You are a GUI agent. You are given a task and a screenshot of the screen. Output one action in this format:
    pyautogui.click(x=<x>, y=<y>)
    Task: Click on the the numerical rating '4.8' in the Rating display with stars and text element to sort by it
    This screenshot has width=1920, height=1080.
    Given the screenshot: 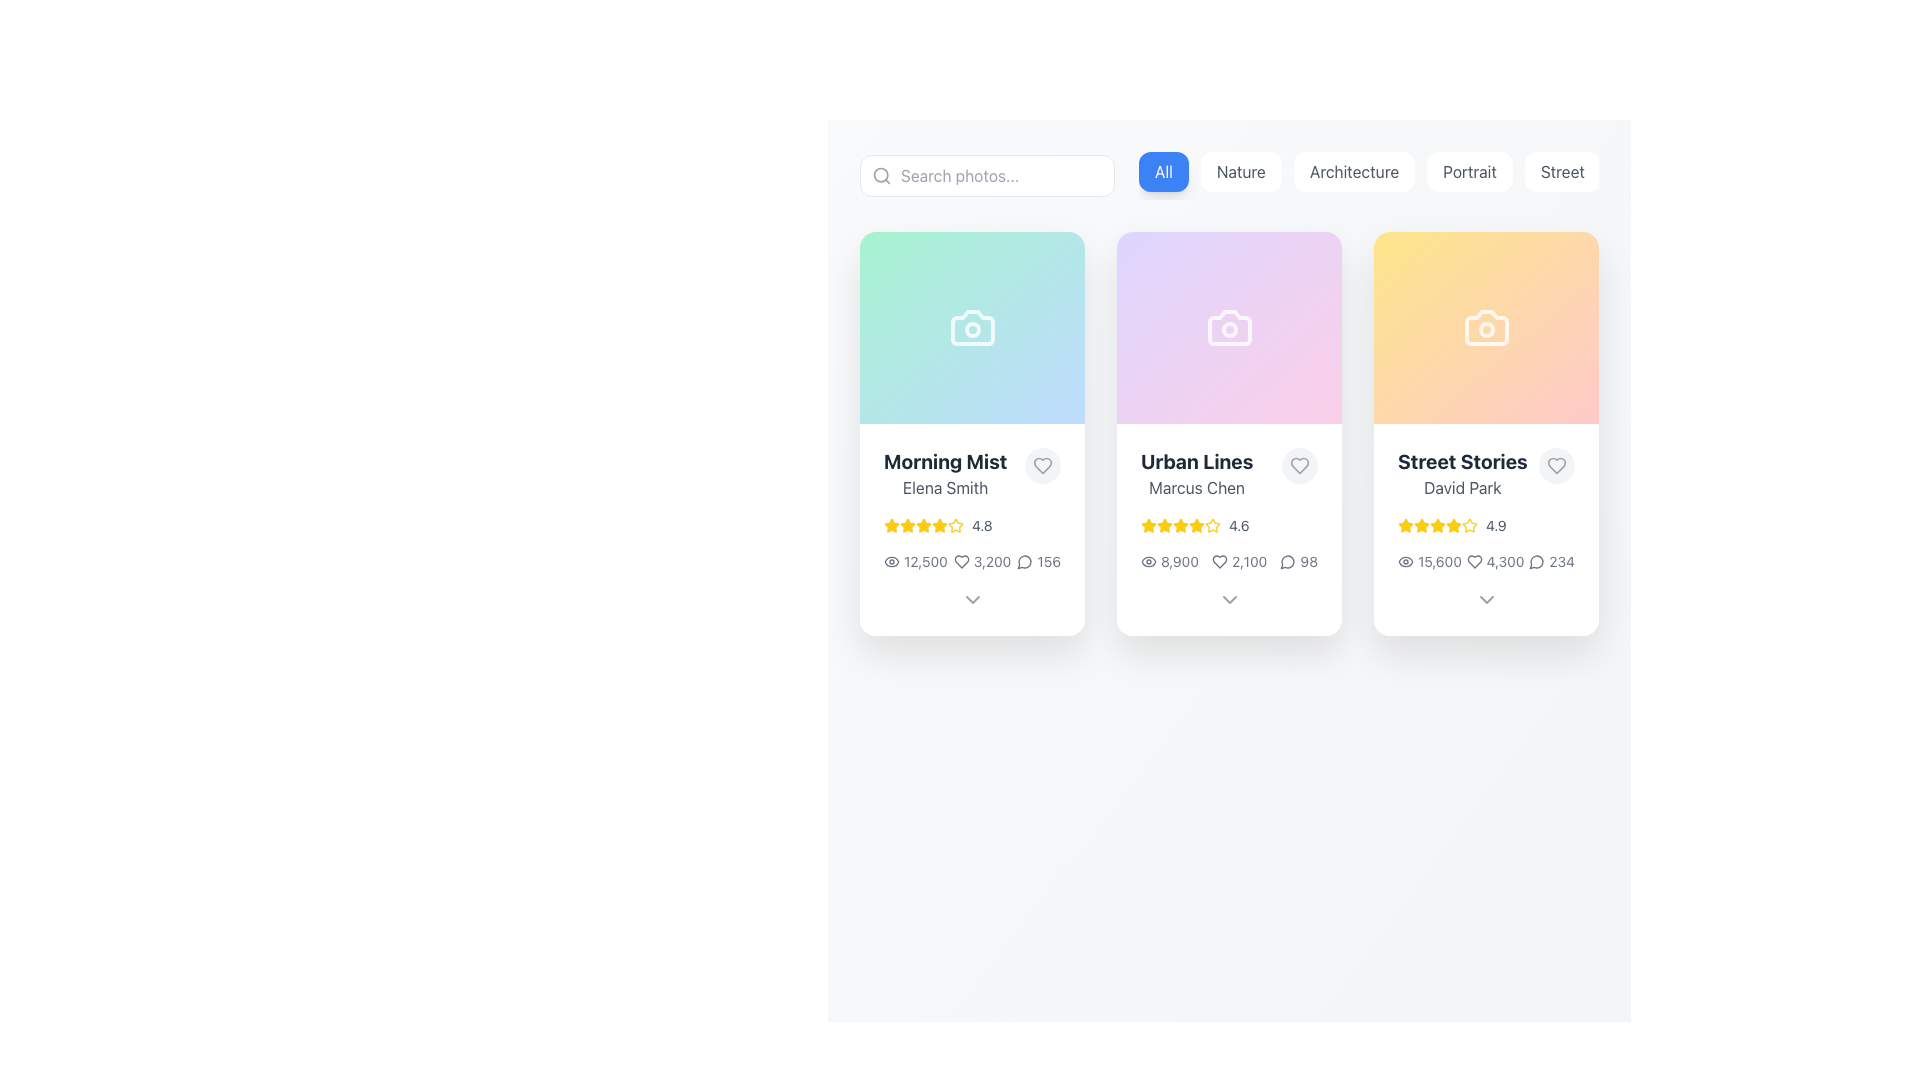 What is the action you would take?
    pyautogui.click(x=972, y=524)
    